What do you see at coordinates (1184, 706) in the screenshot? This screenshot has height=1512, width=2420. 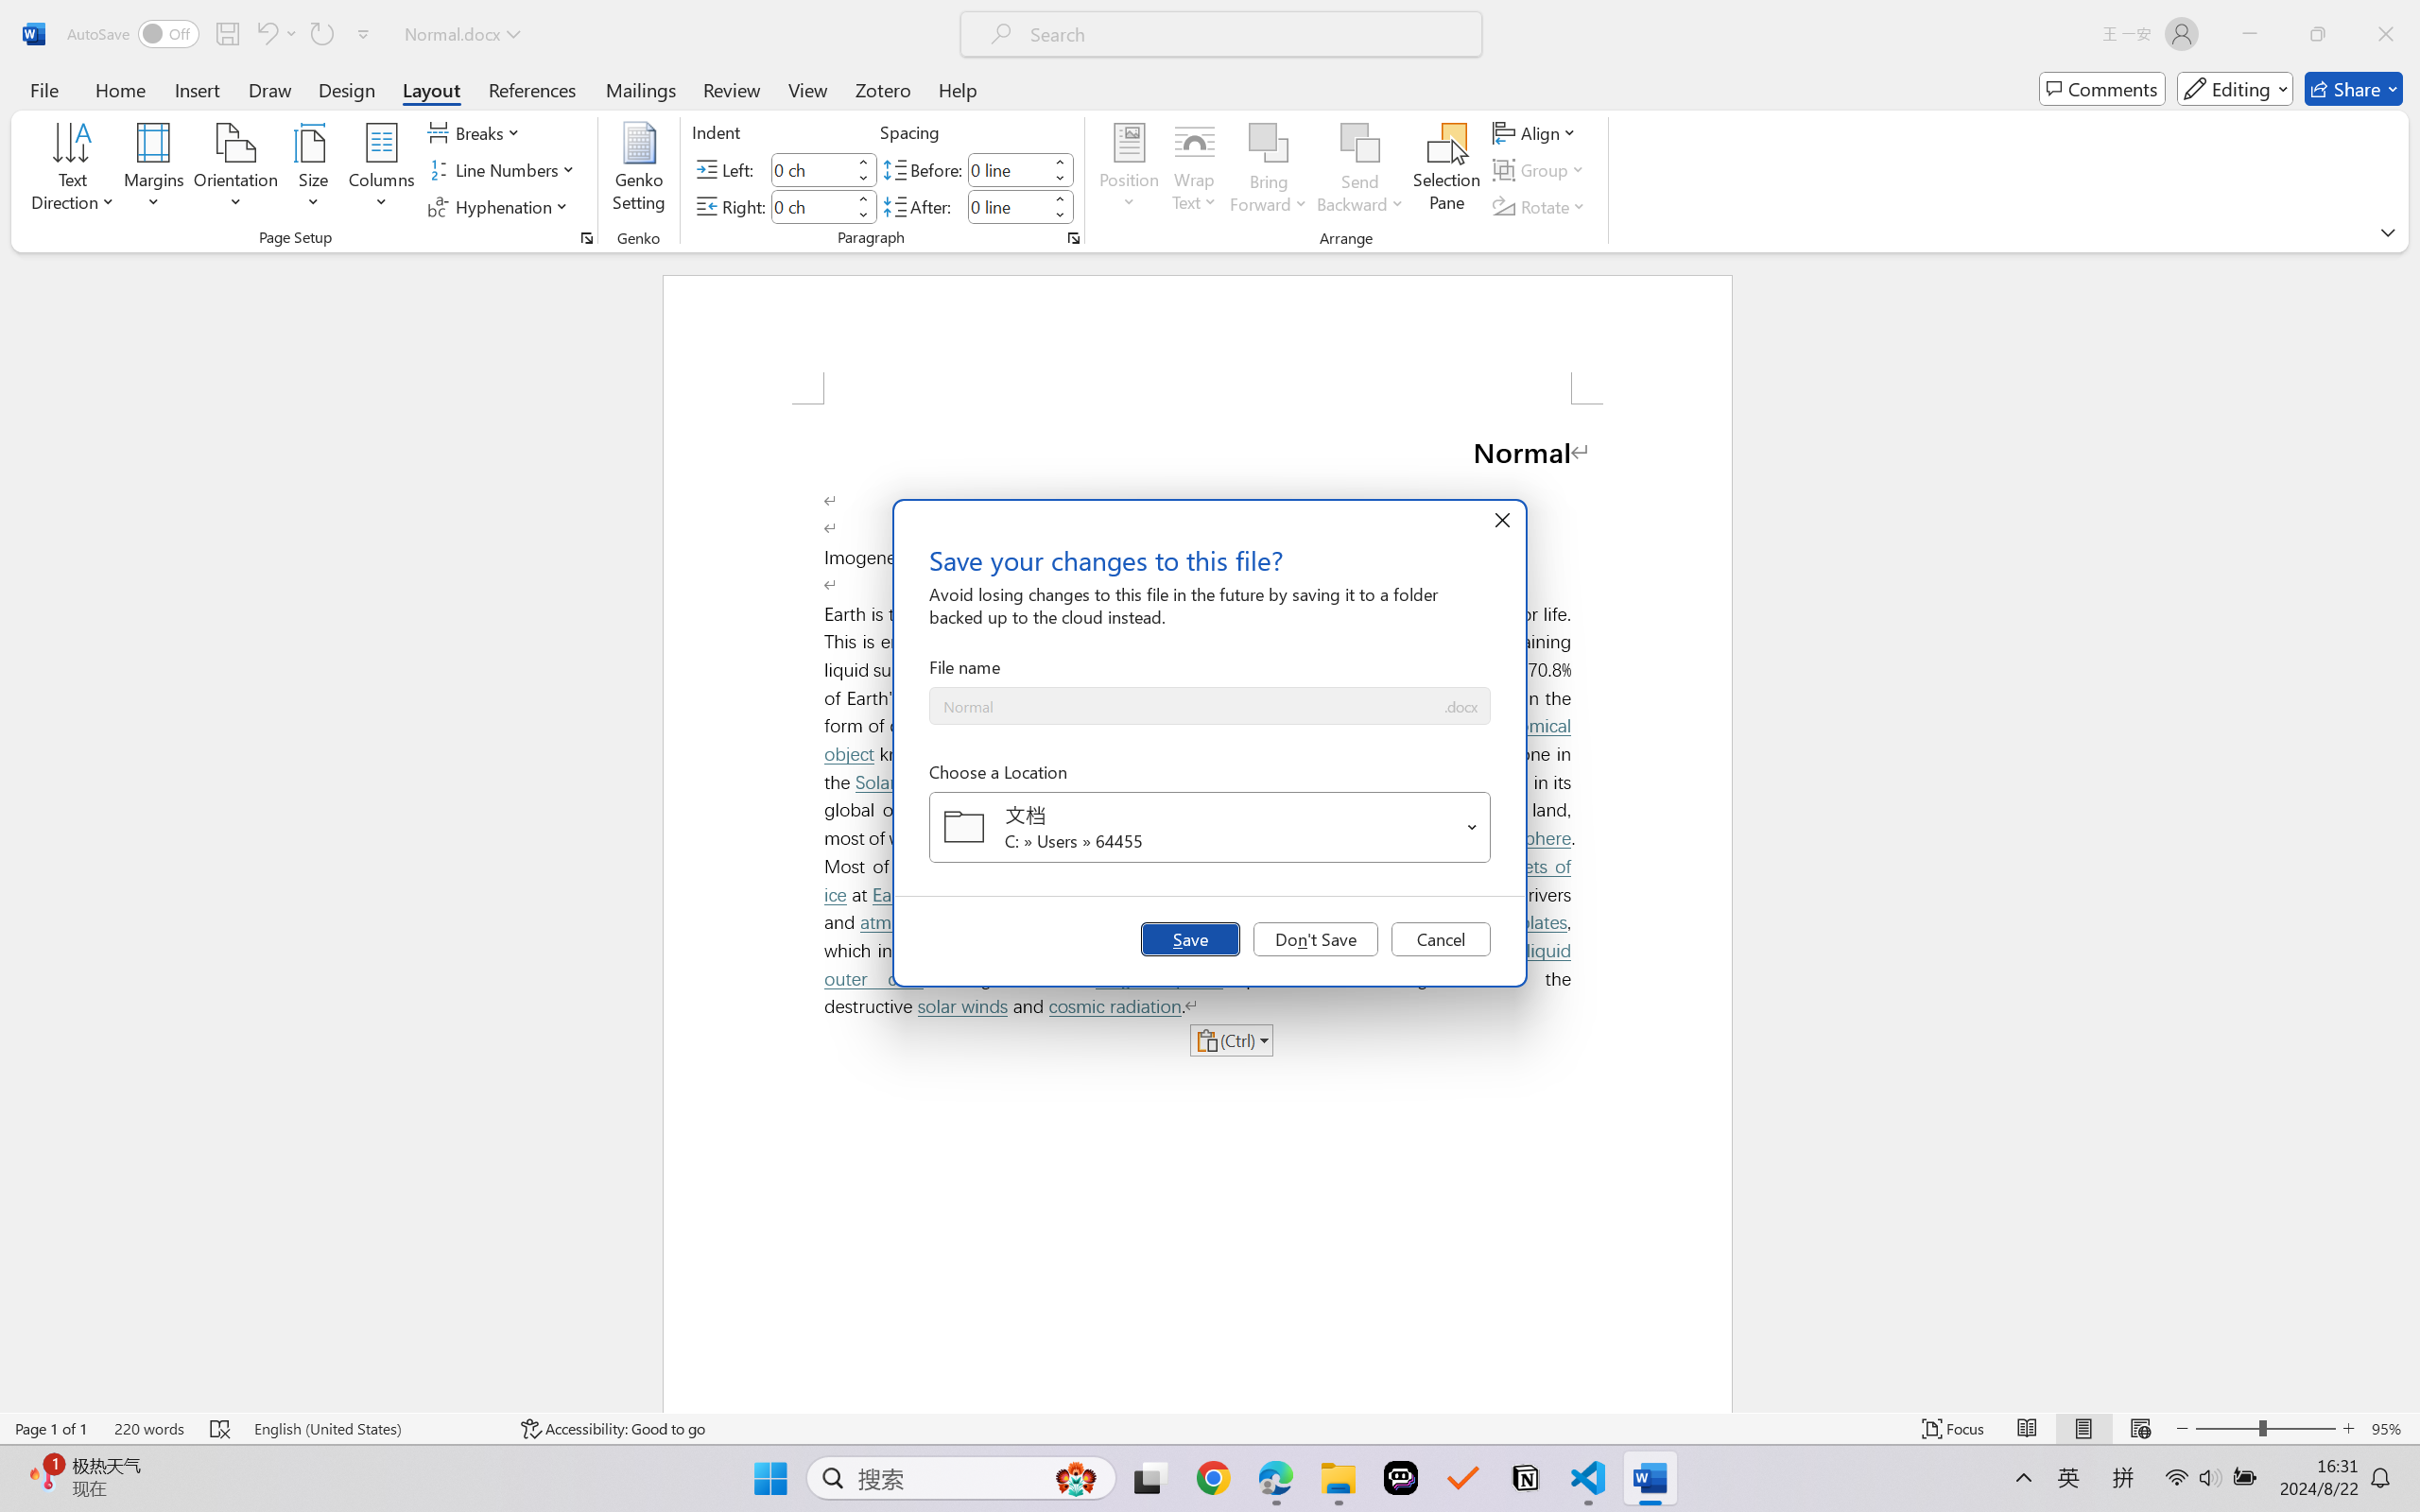 I see `'File name'` at bounding box center [1184, 706].